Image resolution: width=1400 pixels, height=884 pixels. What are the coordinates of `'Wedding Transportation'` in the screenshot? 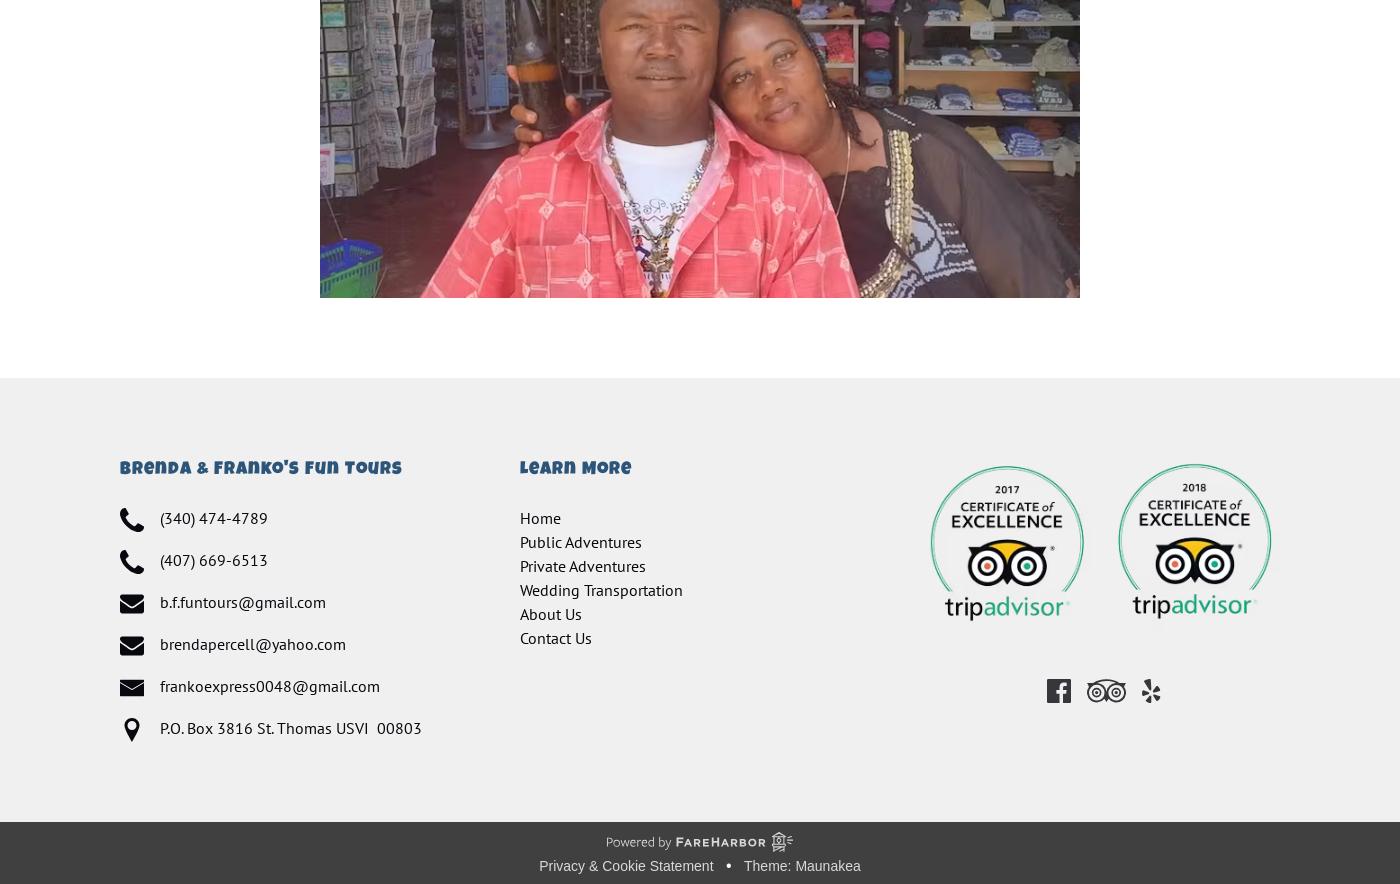 It's located at (601, 588).